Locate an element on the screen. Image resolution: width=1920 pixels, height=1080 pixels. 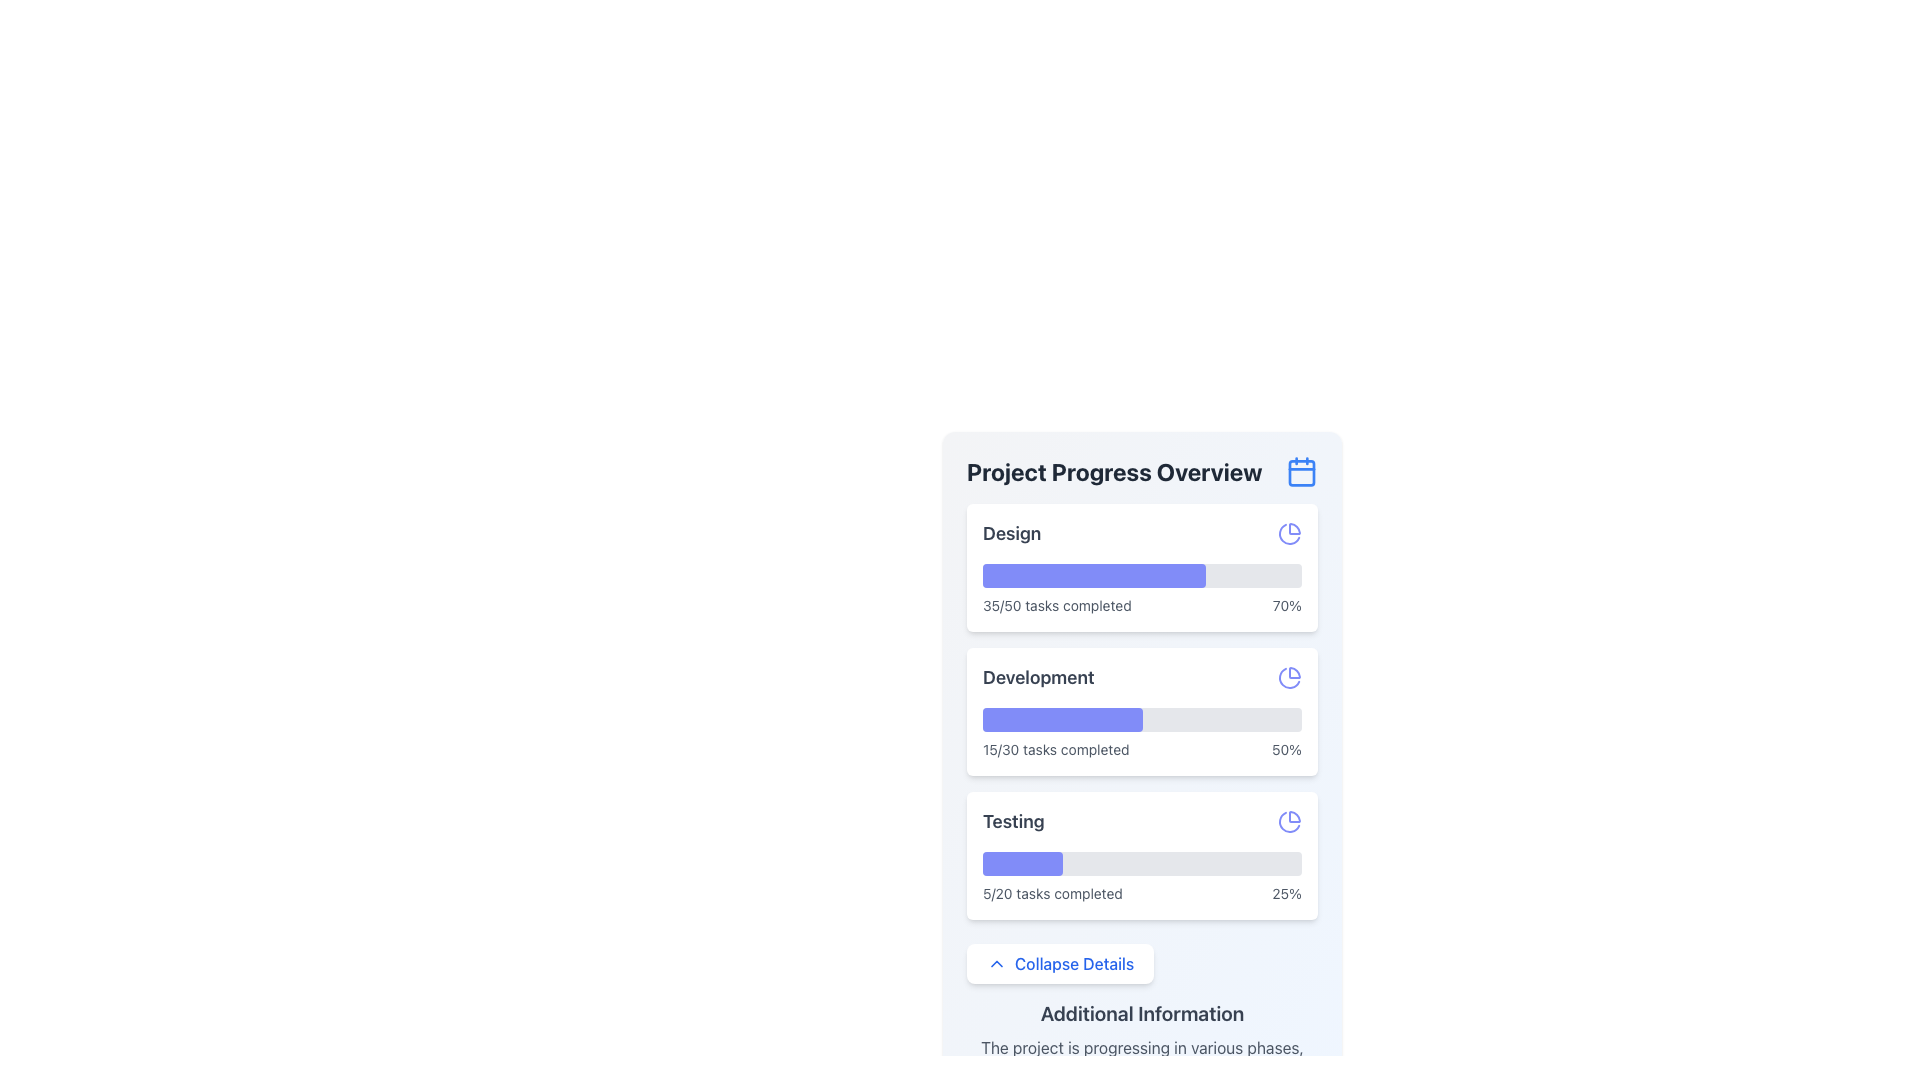
the indigo-colored progress indicator located within the Testing section of the Project Progress Overview panel is located at coordinates (1022, 863).